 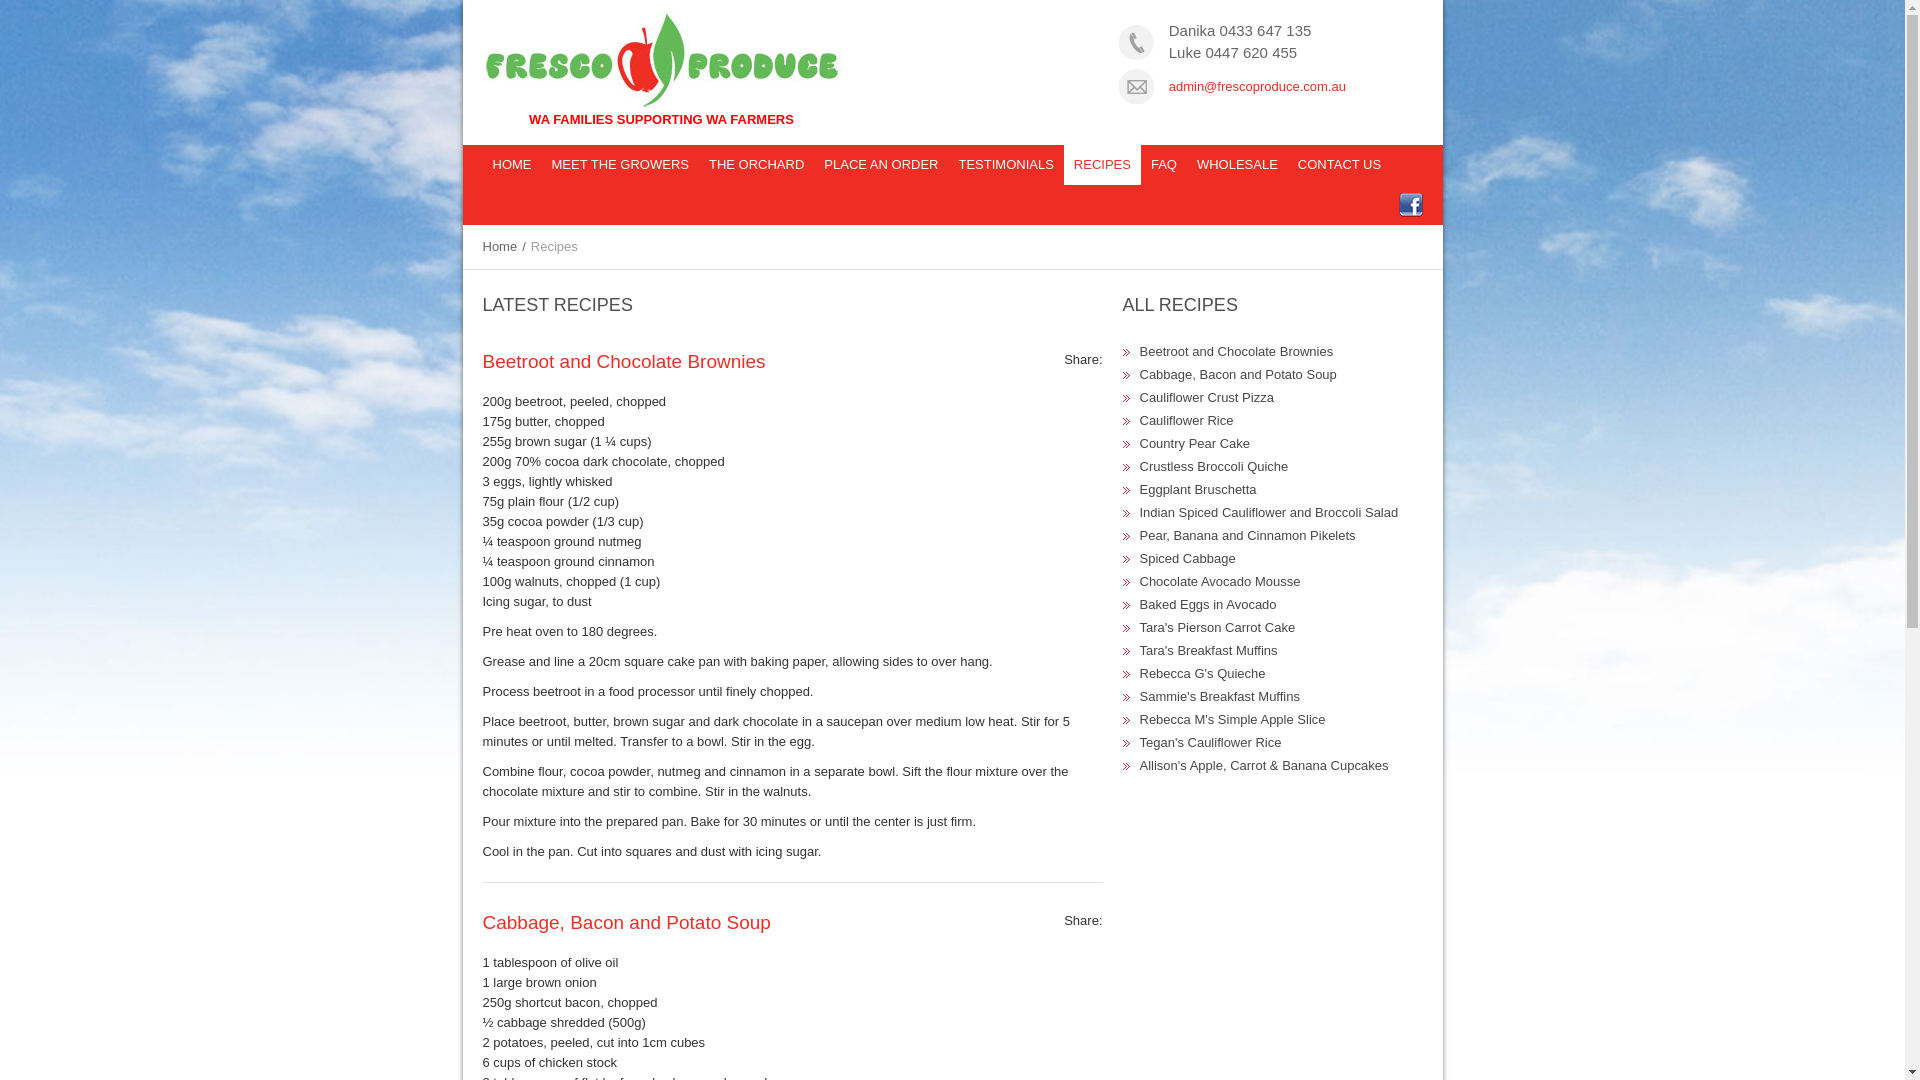 I want to click on 'TESTIMONIALS', so click(x=947, y=164).